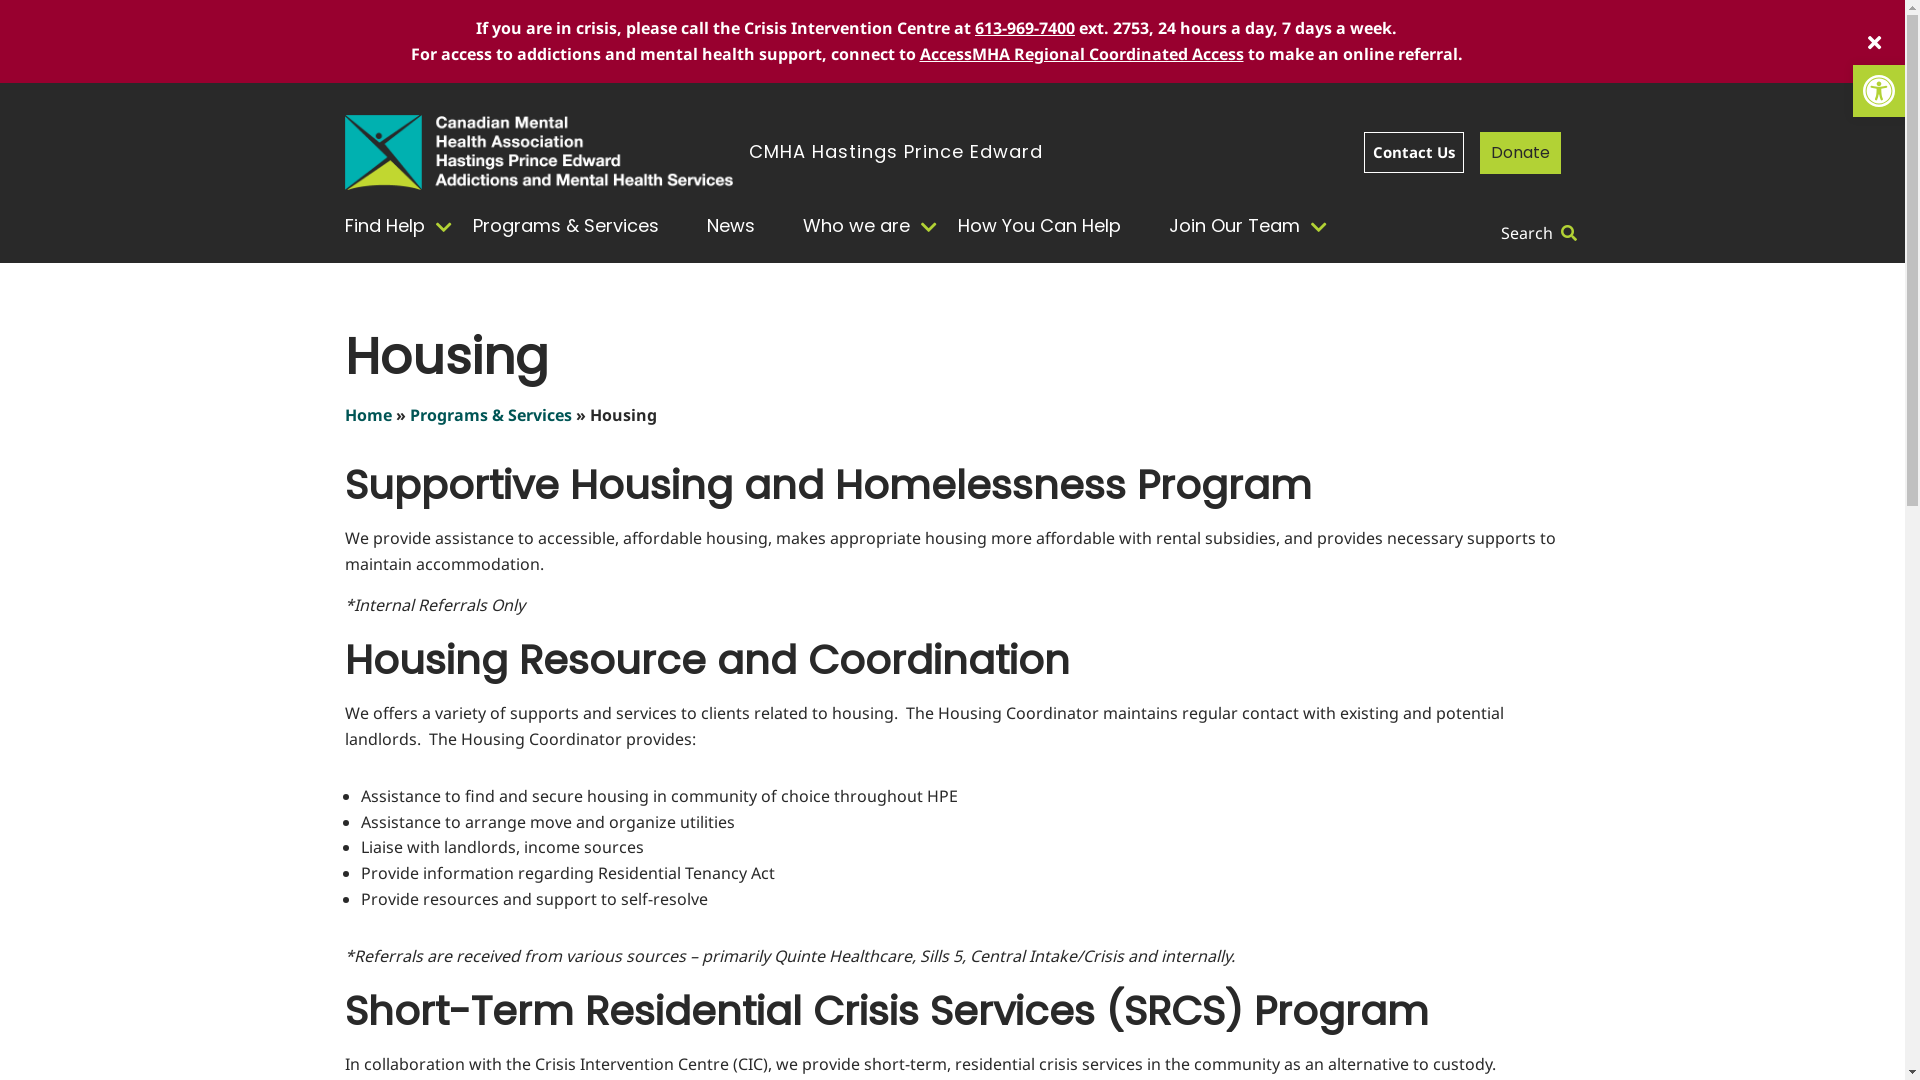  Describe the element at coordinates (1025, 27) in the screenshot. I see `'613-969-7400'` at that location.